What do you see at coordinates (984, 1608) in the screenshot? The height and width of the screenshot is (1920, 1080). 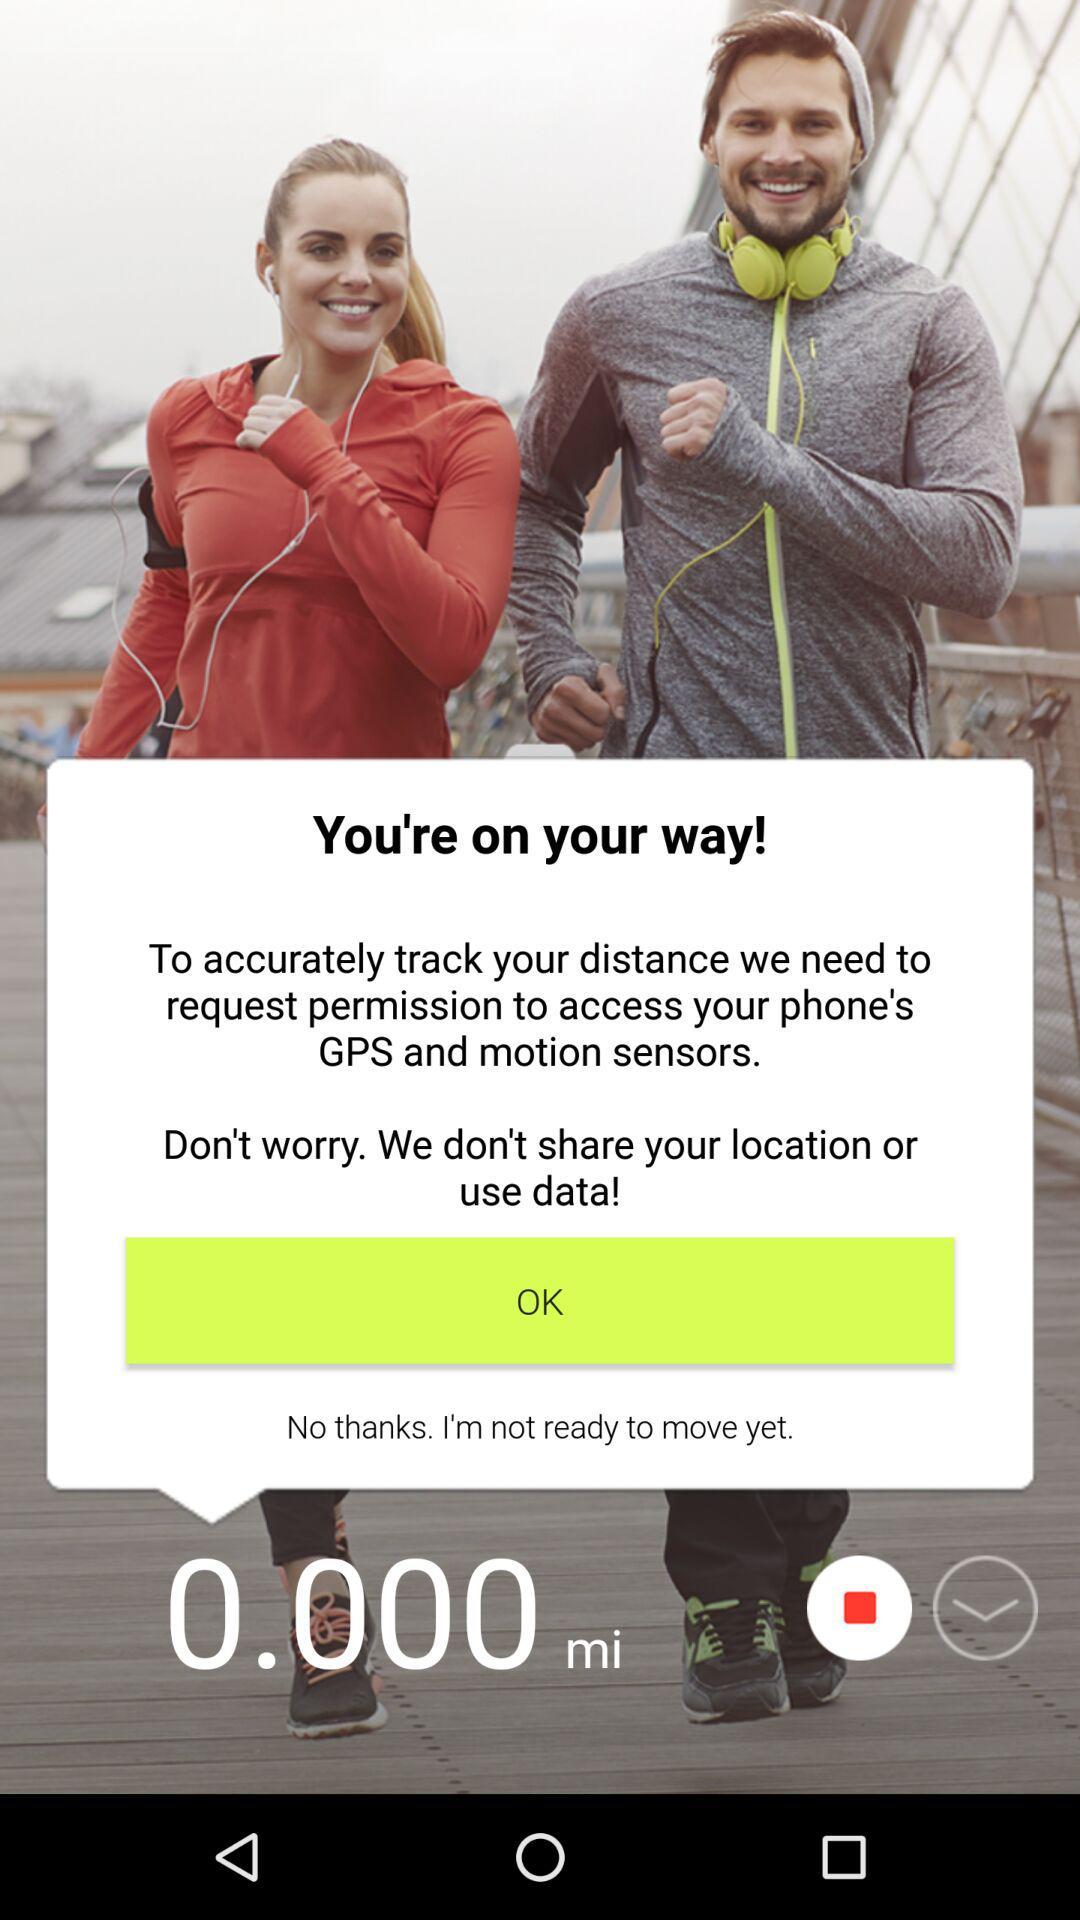 I see `the expand_more icon` at bounding box center [984, 1608].